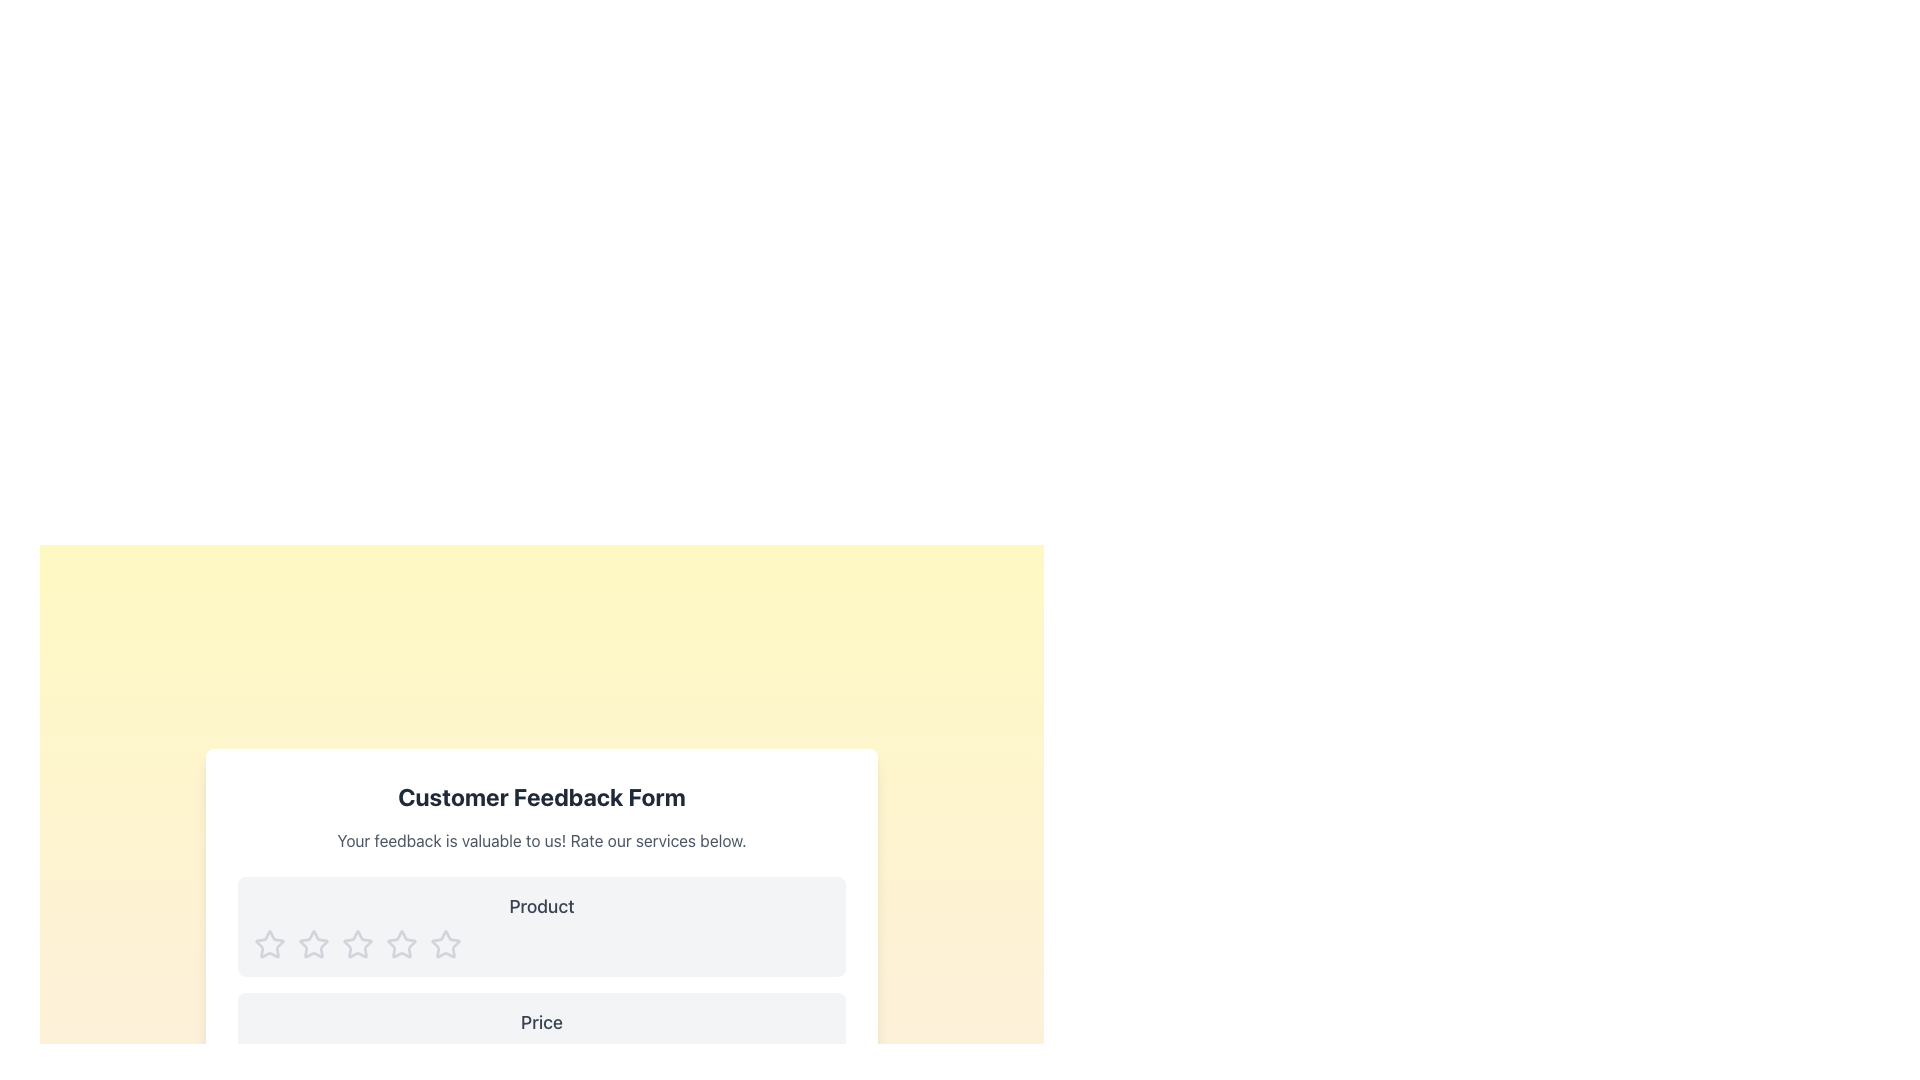 Image resolution: width=1920 pixels, height=1080 pixels. I want to click on text from the Text Block that prompts users to provide feedback on services, located below the main title 'Customer Feedback Form', so click(542, 840).